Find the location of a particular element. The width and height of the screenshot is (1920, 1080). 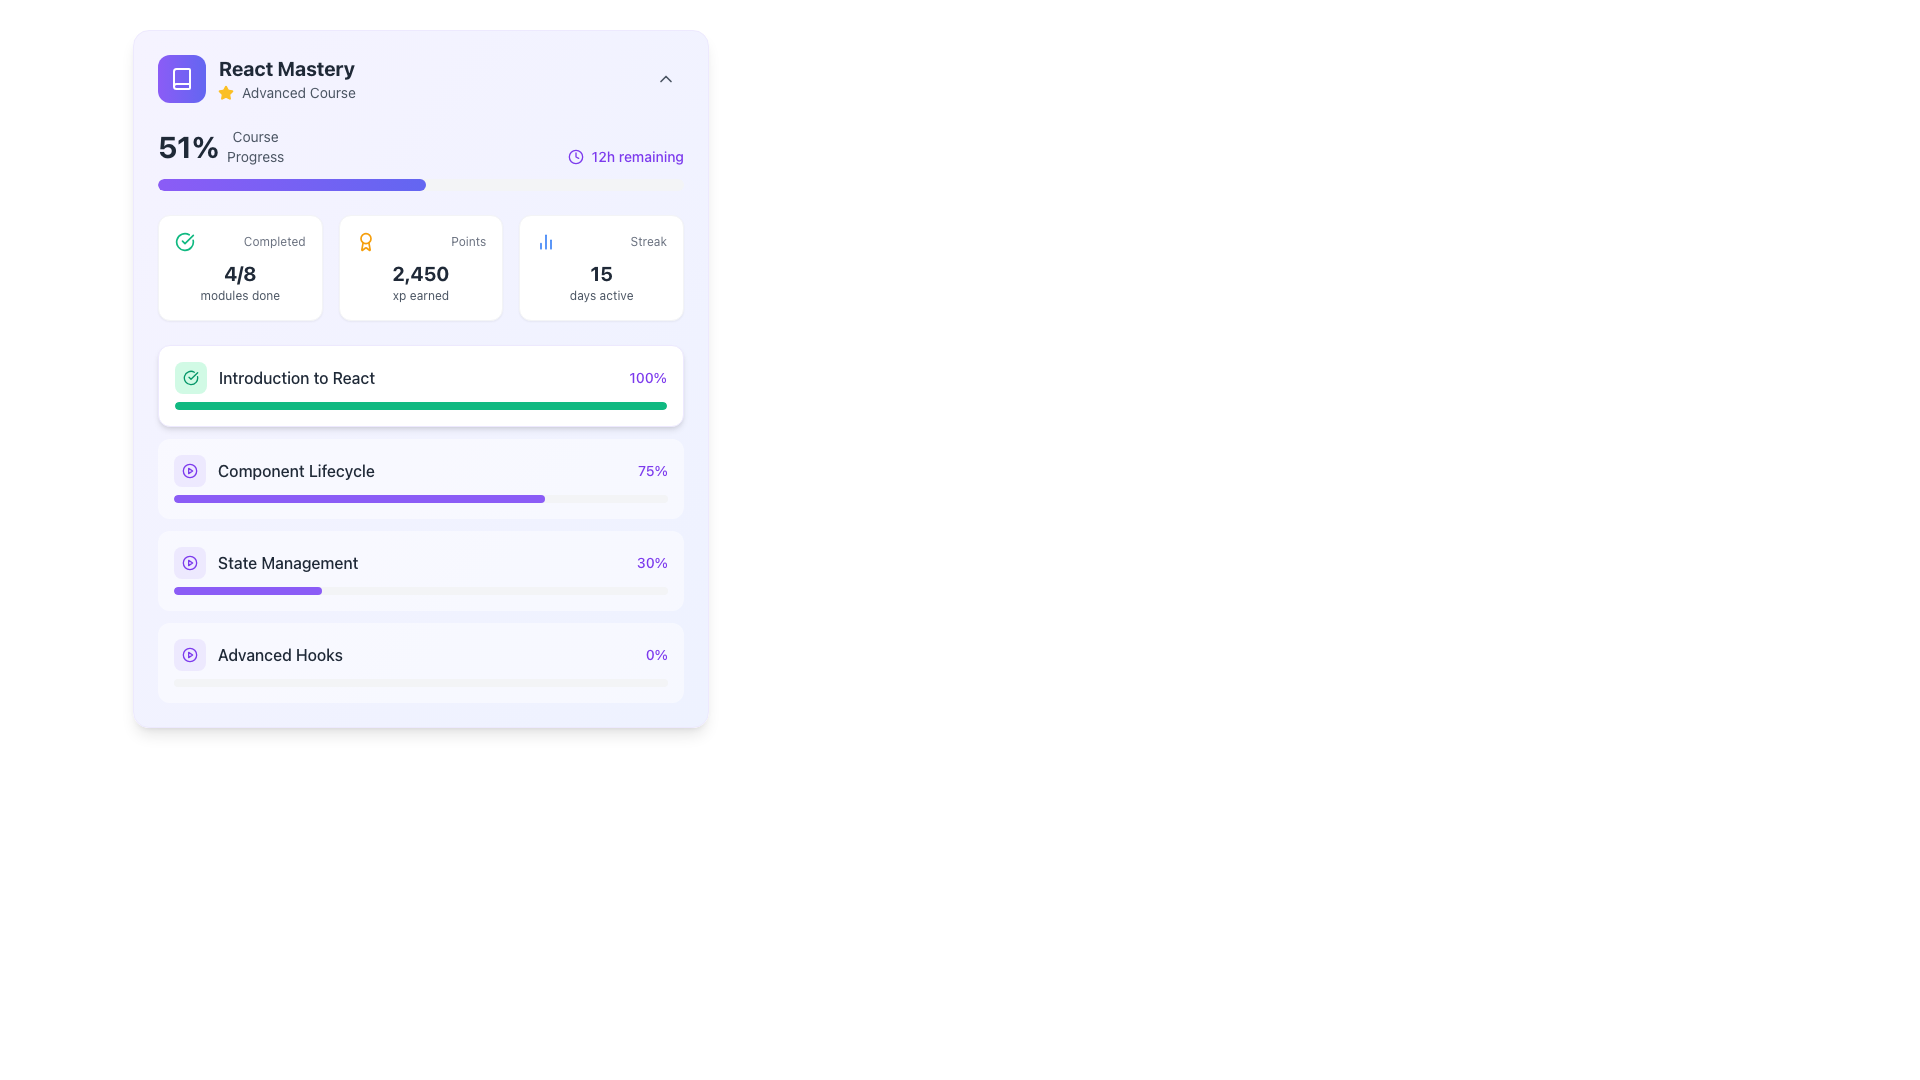

the educational-themed icon located to the left of the 'React Mastery' title and above the course progress bar is located at coordinates (182, 77).